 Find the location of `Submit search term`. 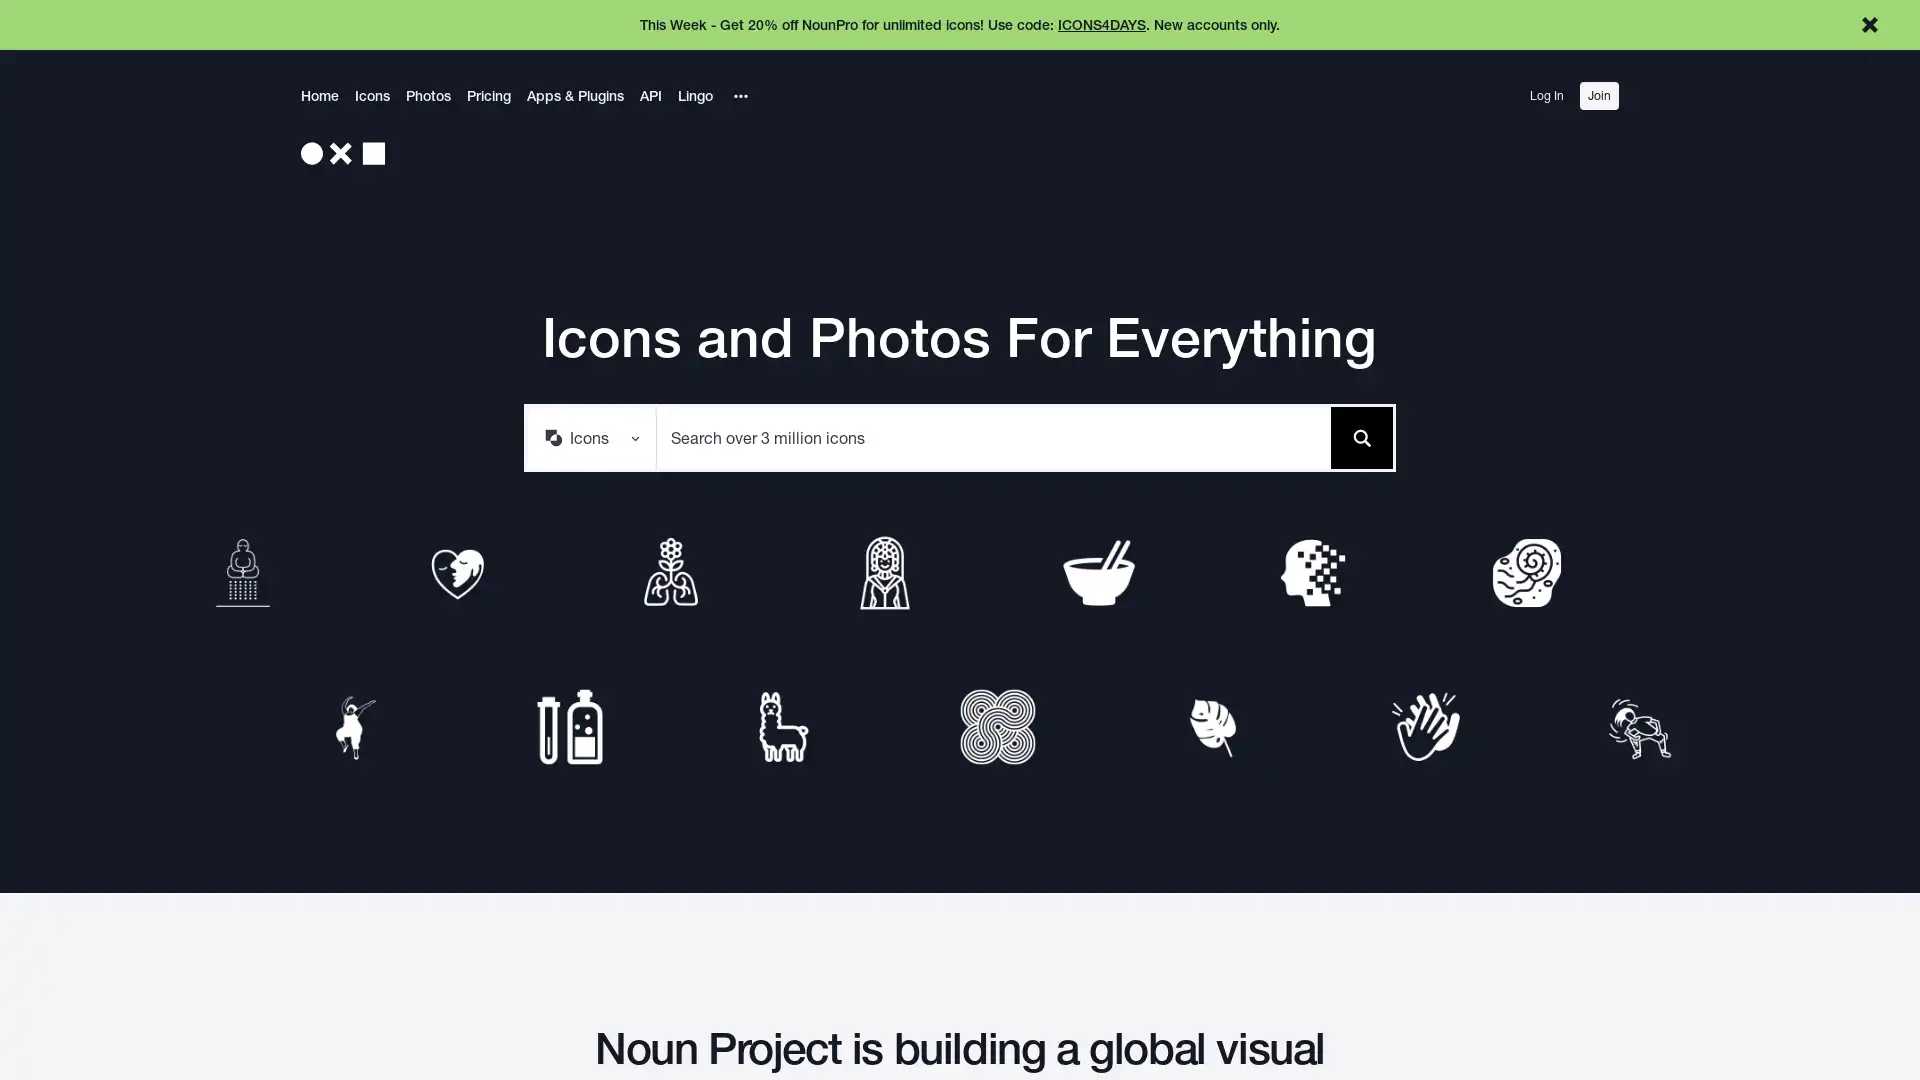

Submit search term is located at coordinates (1360, 435).